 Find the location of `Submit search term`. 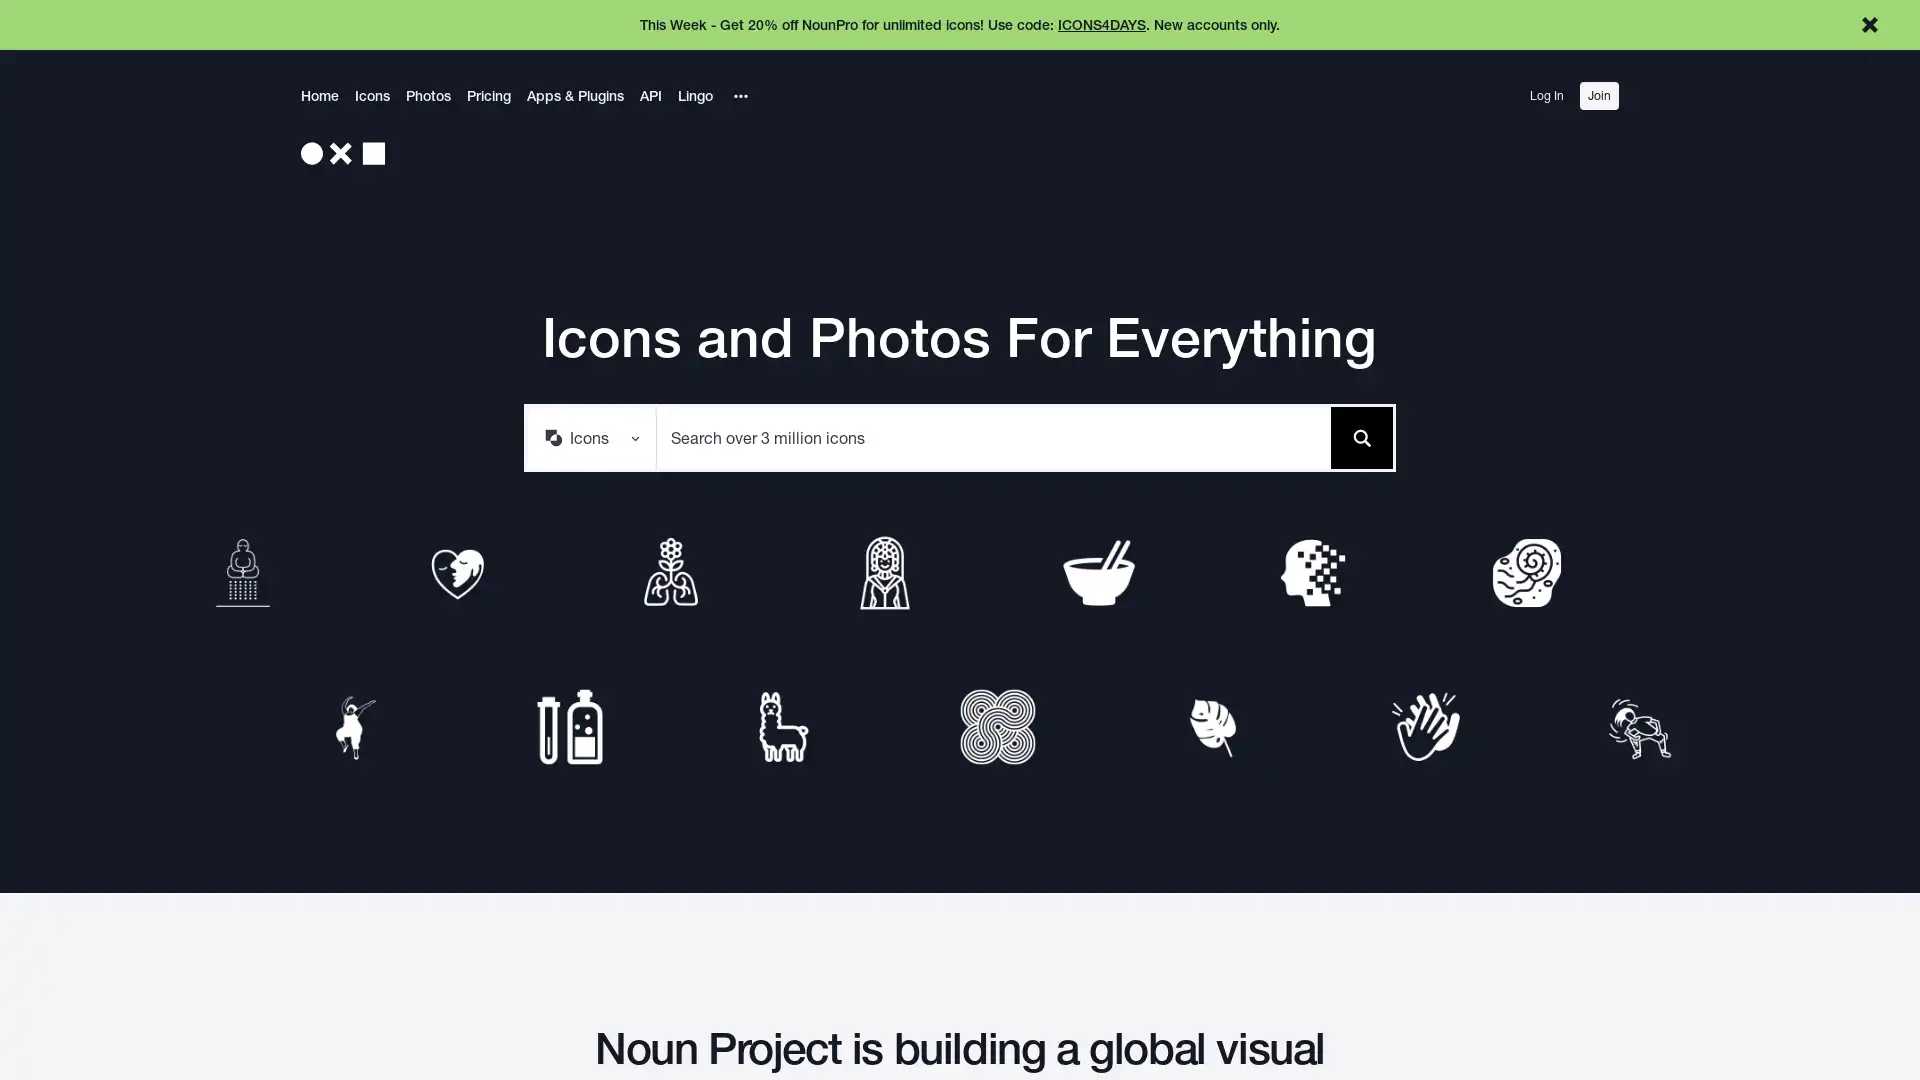

Submit search term is located at coordinates (1360, 435).